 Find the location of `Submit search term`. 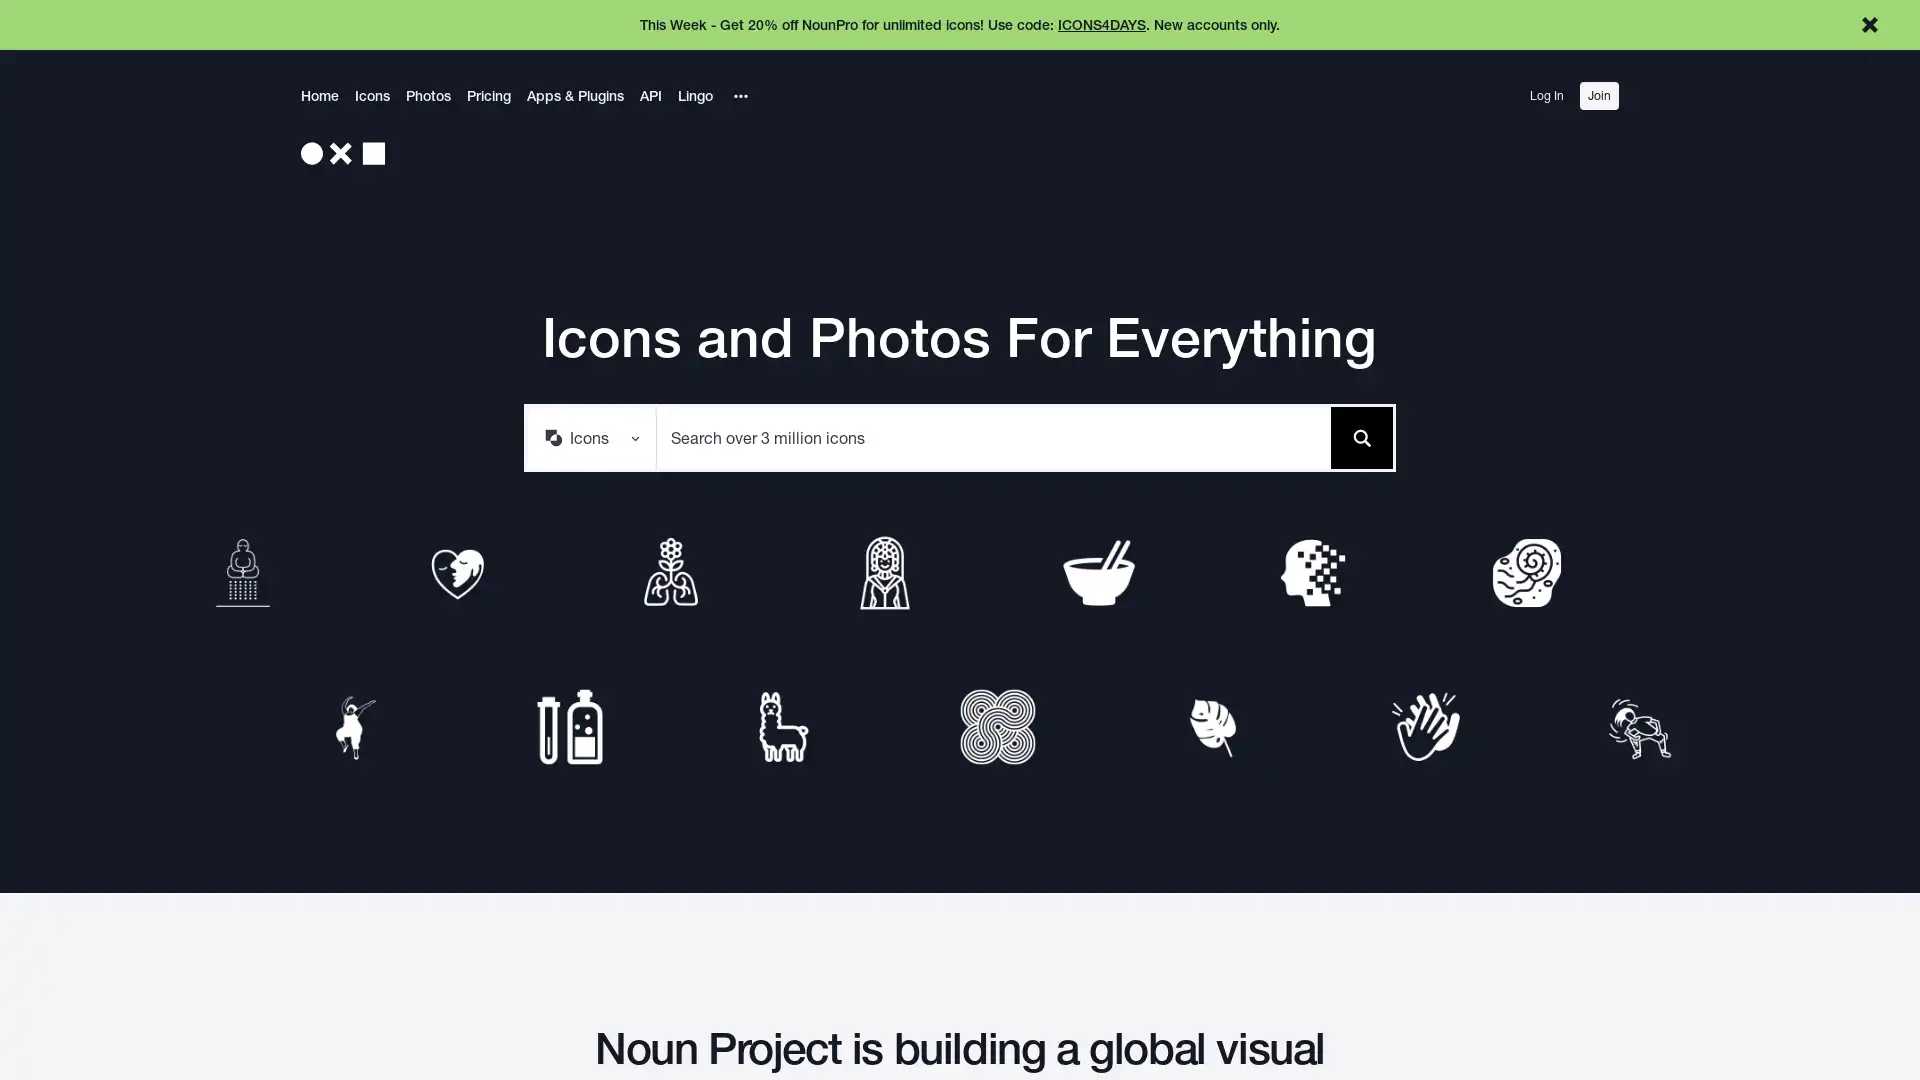

Submit search term is located at coordinates (1360, 435).